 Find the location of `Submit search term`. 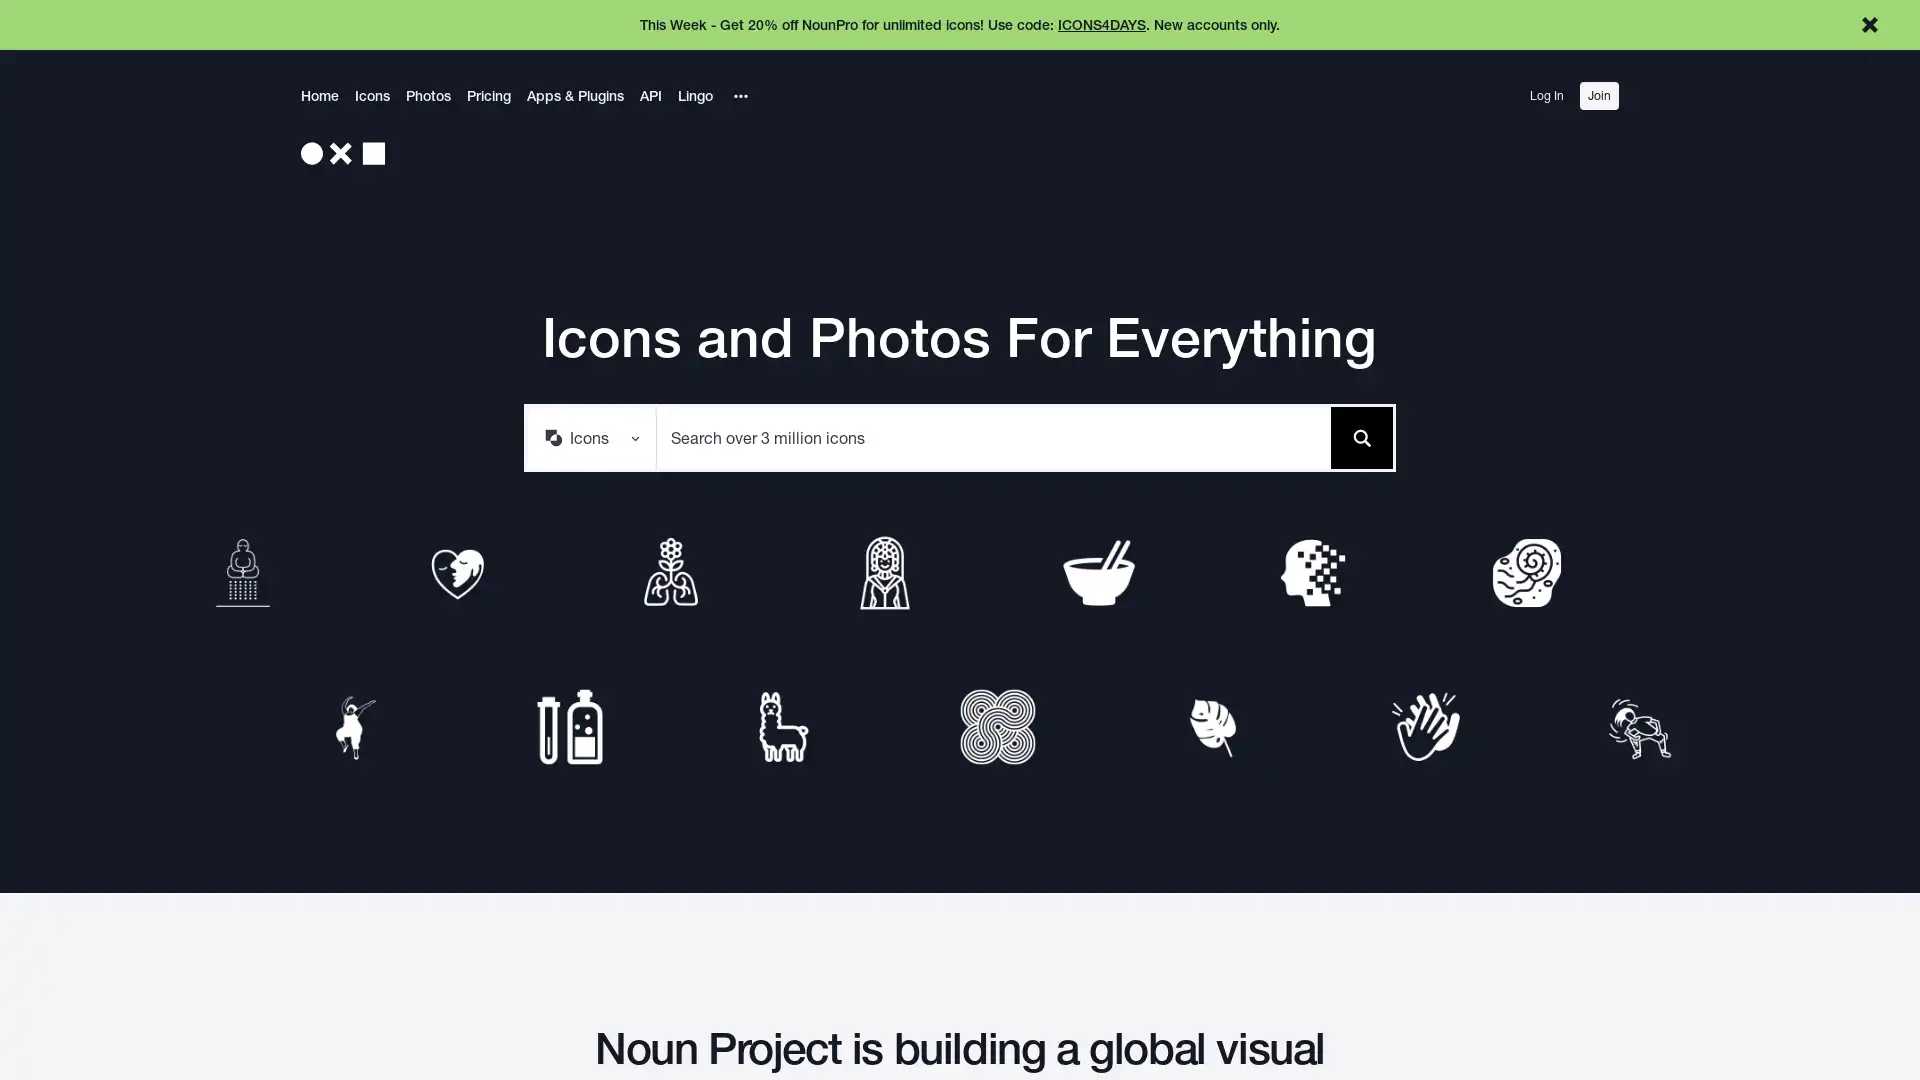

Submit search term is located at coordinates (1360, 435).